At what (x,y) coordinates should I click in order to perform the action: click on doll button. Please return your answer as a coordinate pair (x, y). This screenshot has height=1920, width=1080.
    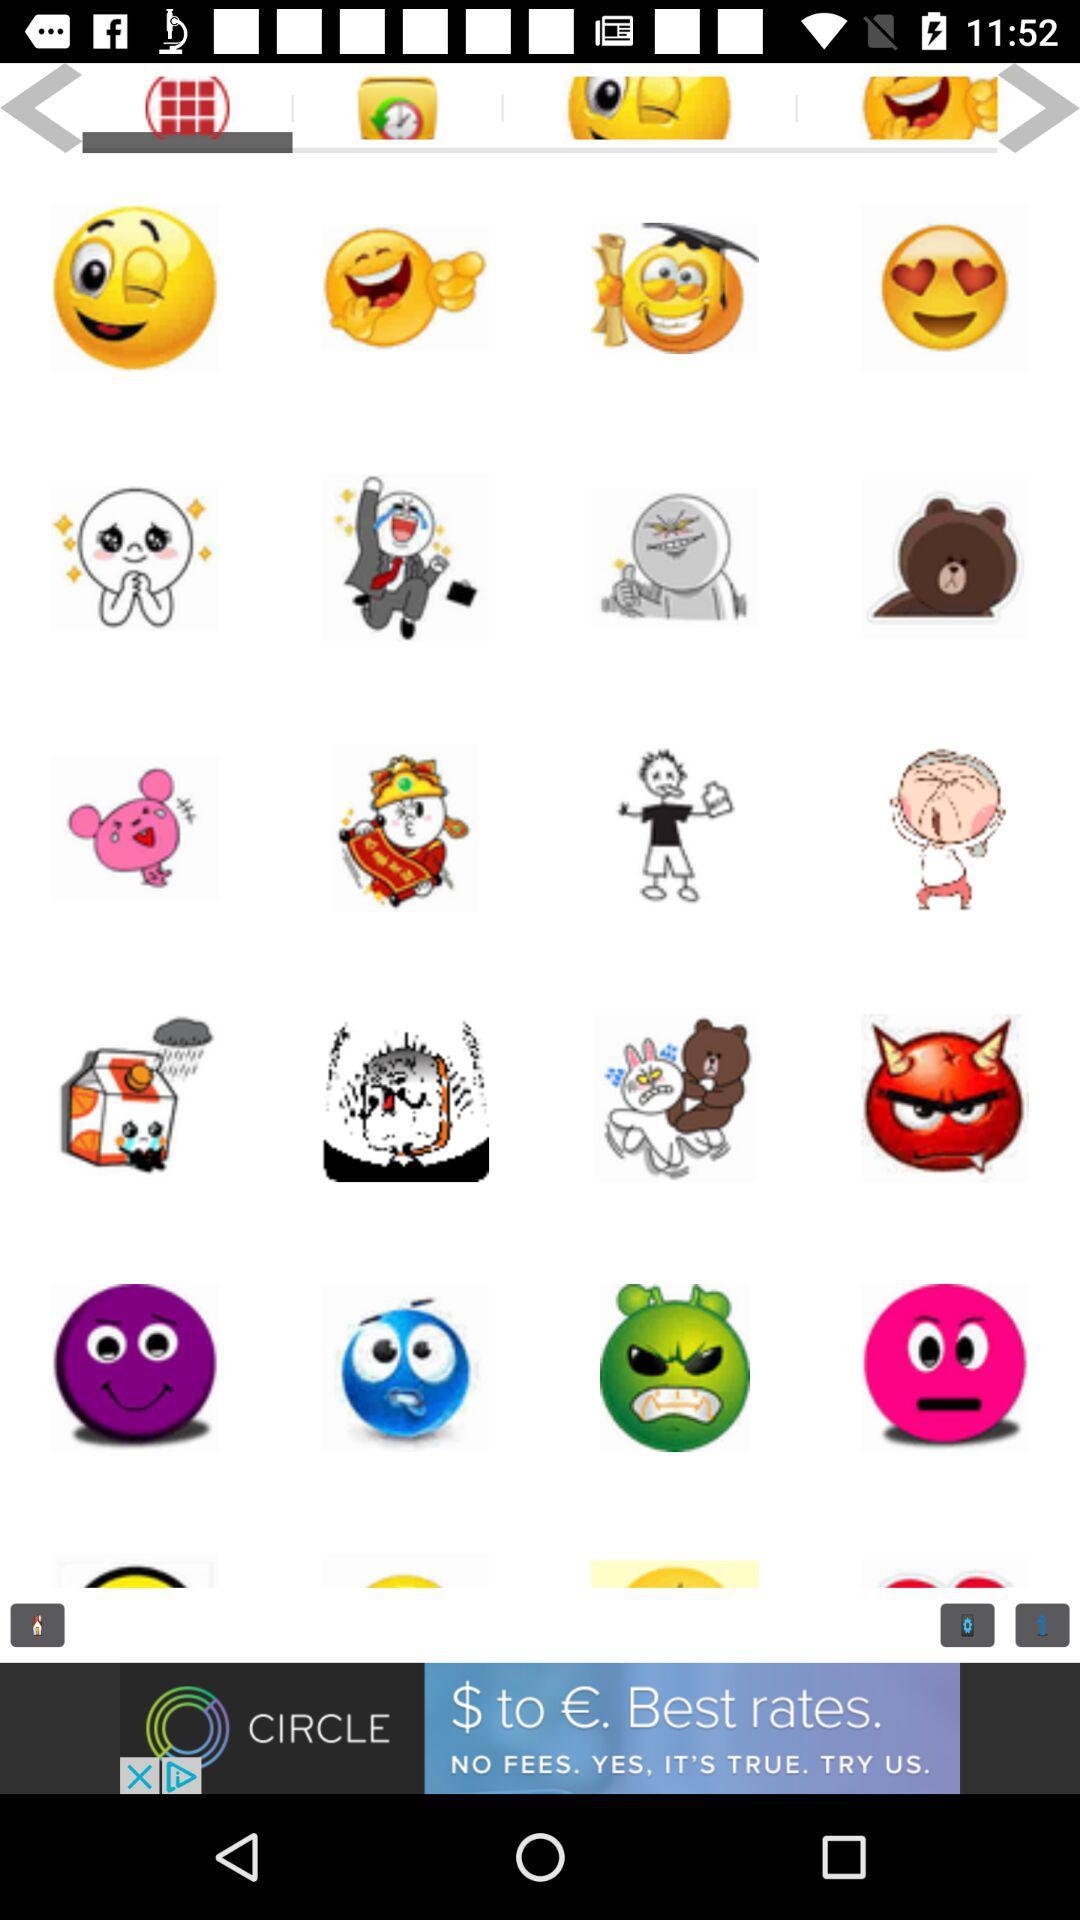
    Looking at the image, I should click on (675, 1544).